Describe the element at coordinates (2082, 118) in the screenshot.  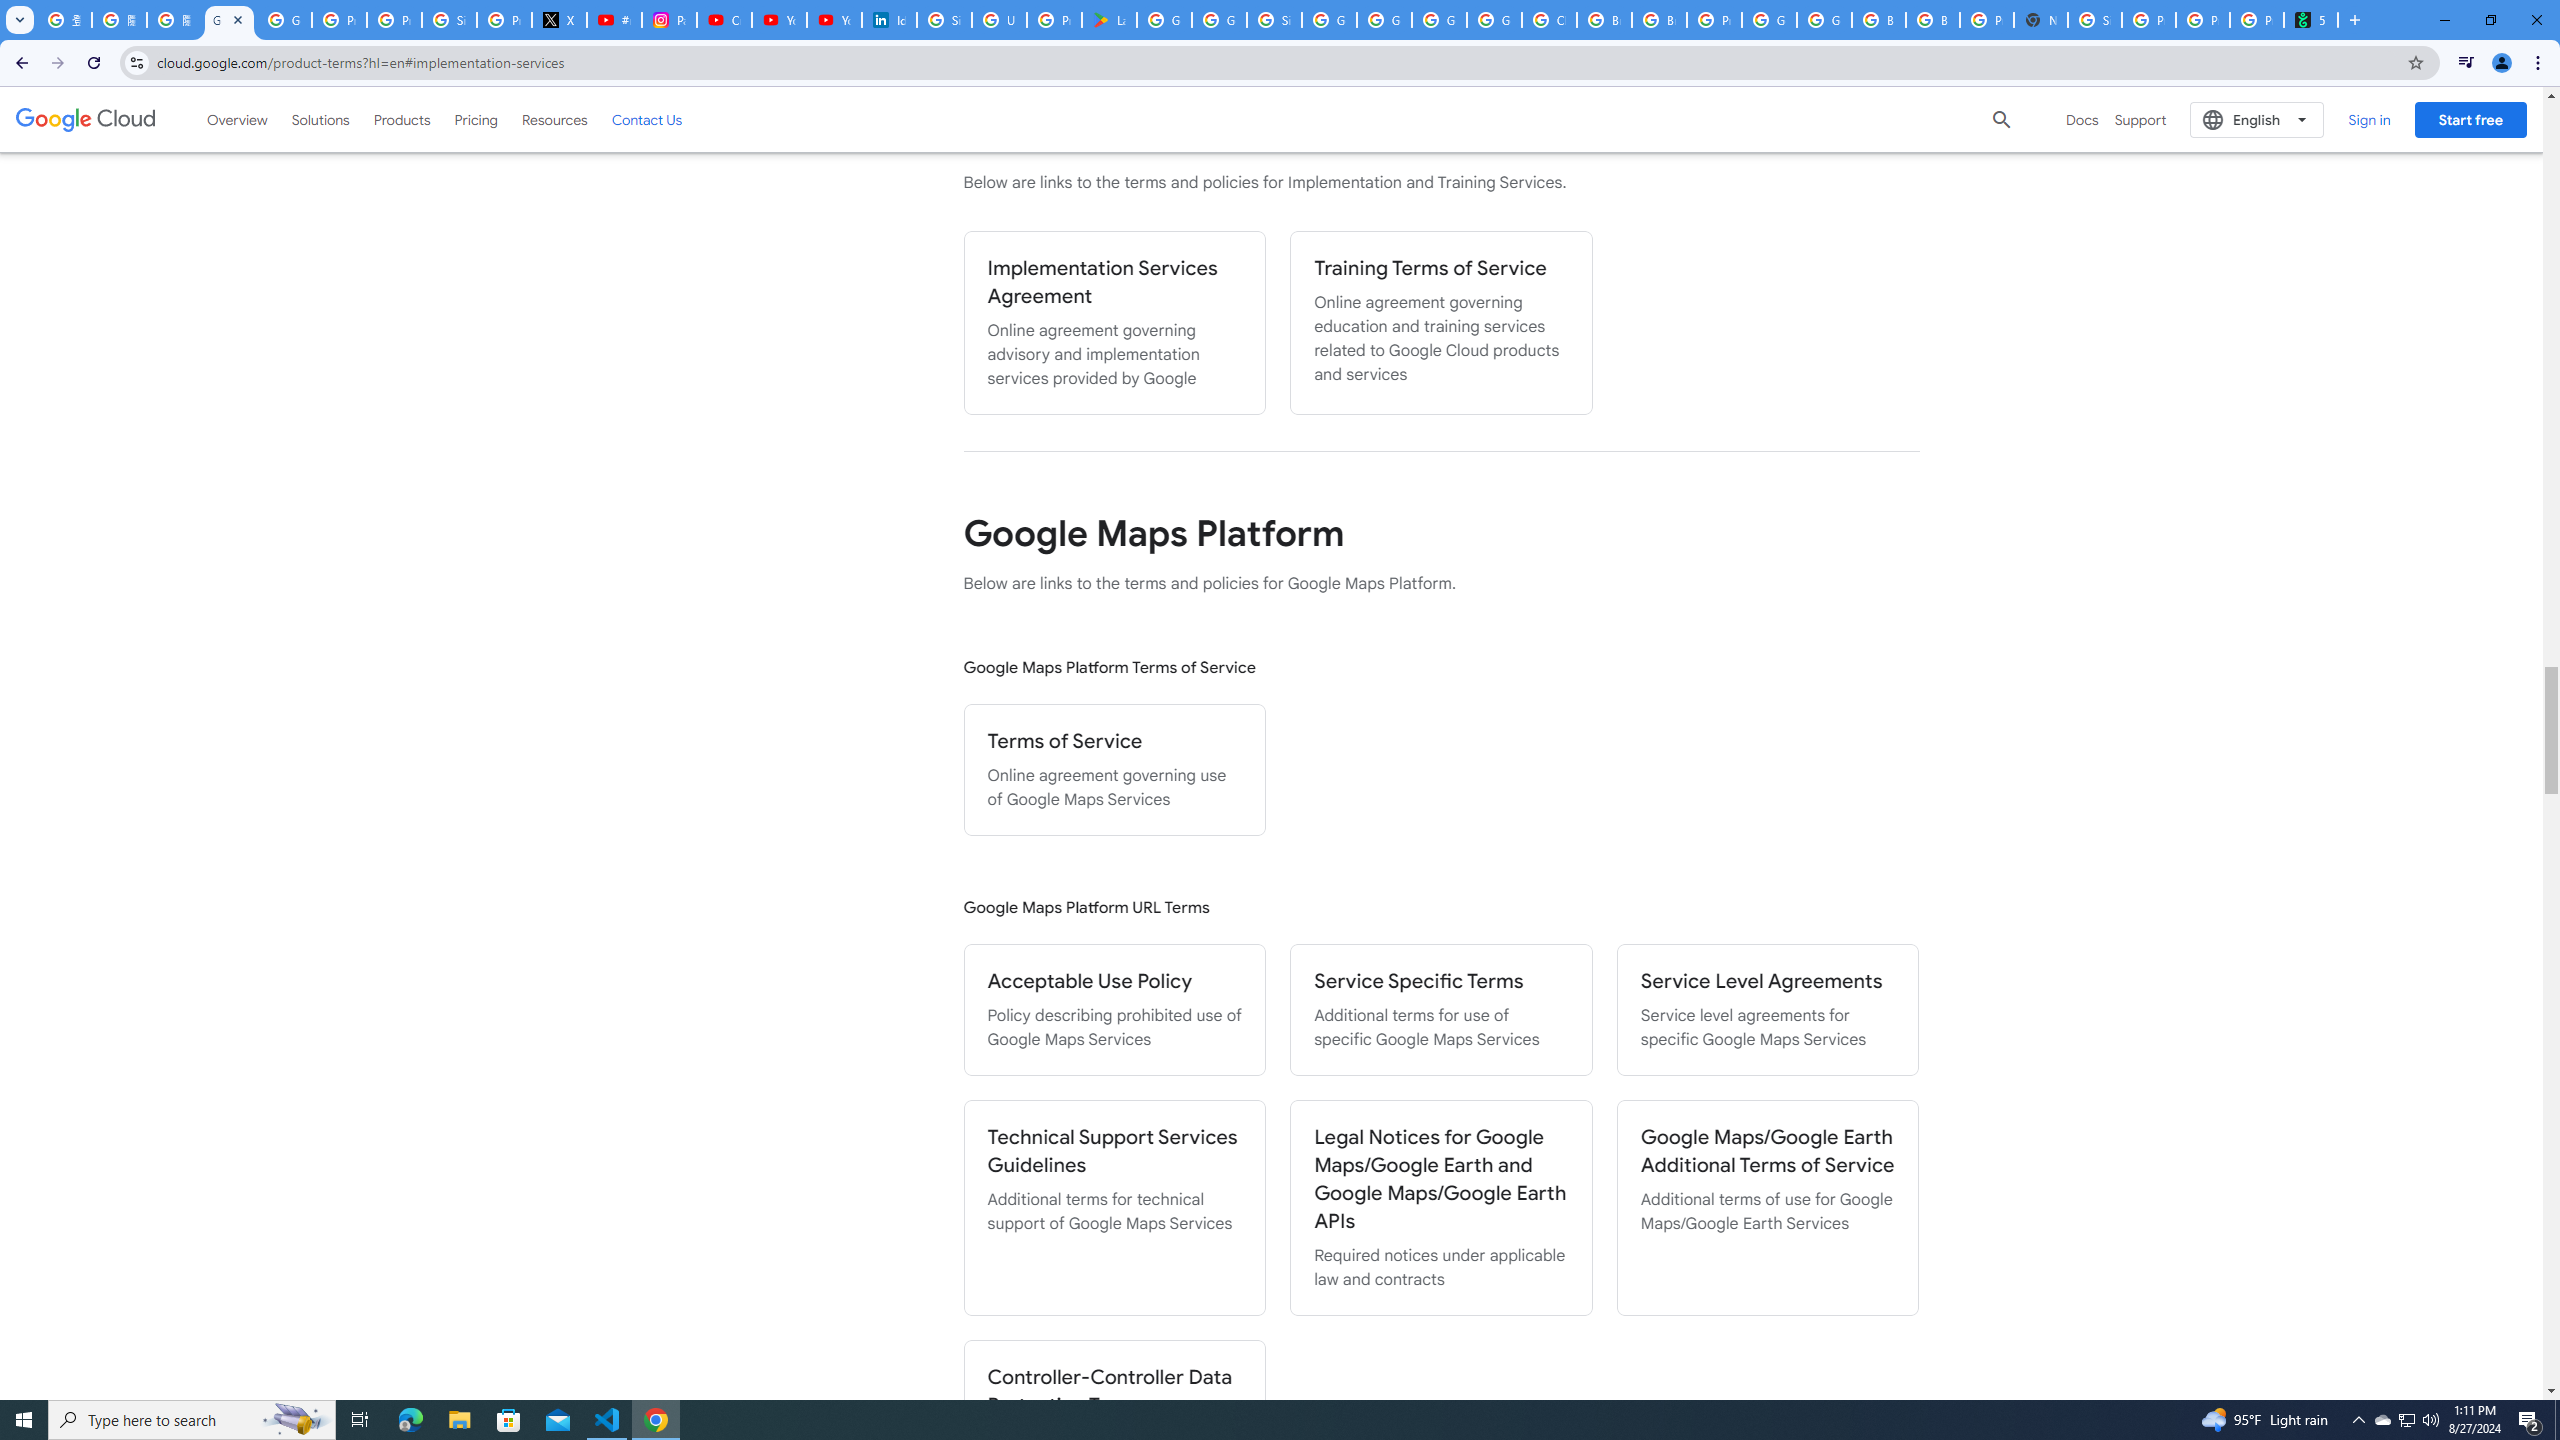
I see `'Docs'` at that location.